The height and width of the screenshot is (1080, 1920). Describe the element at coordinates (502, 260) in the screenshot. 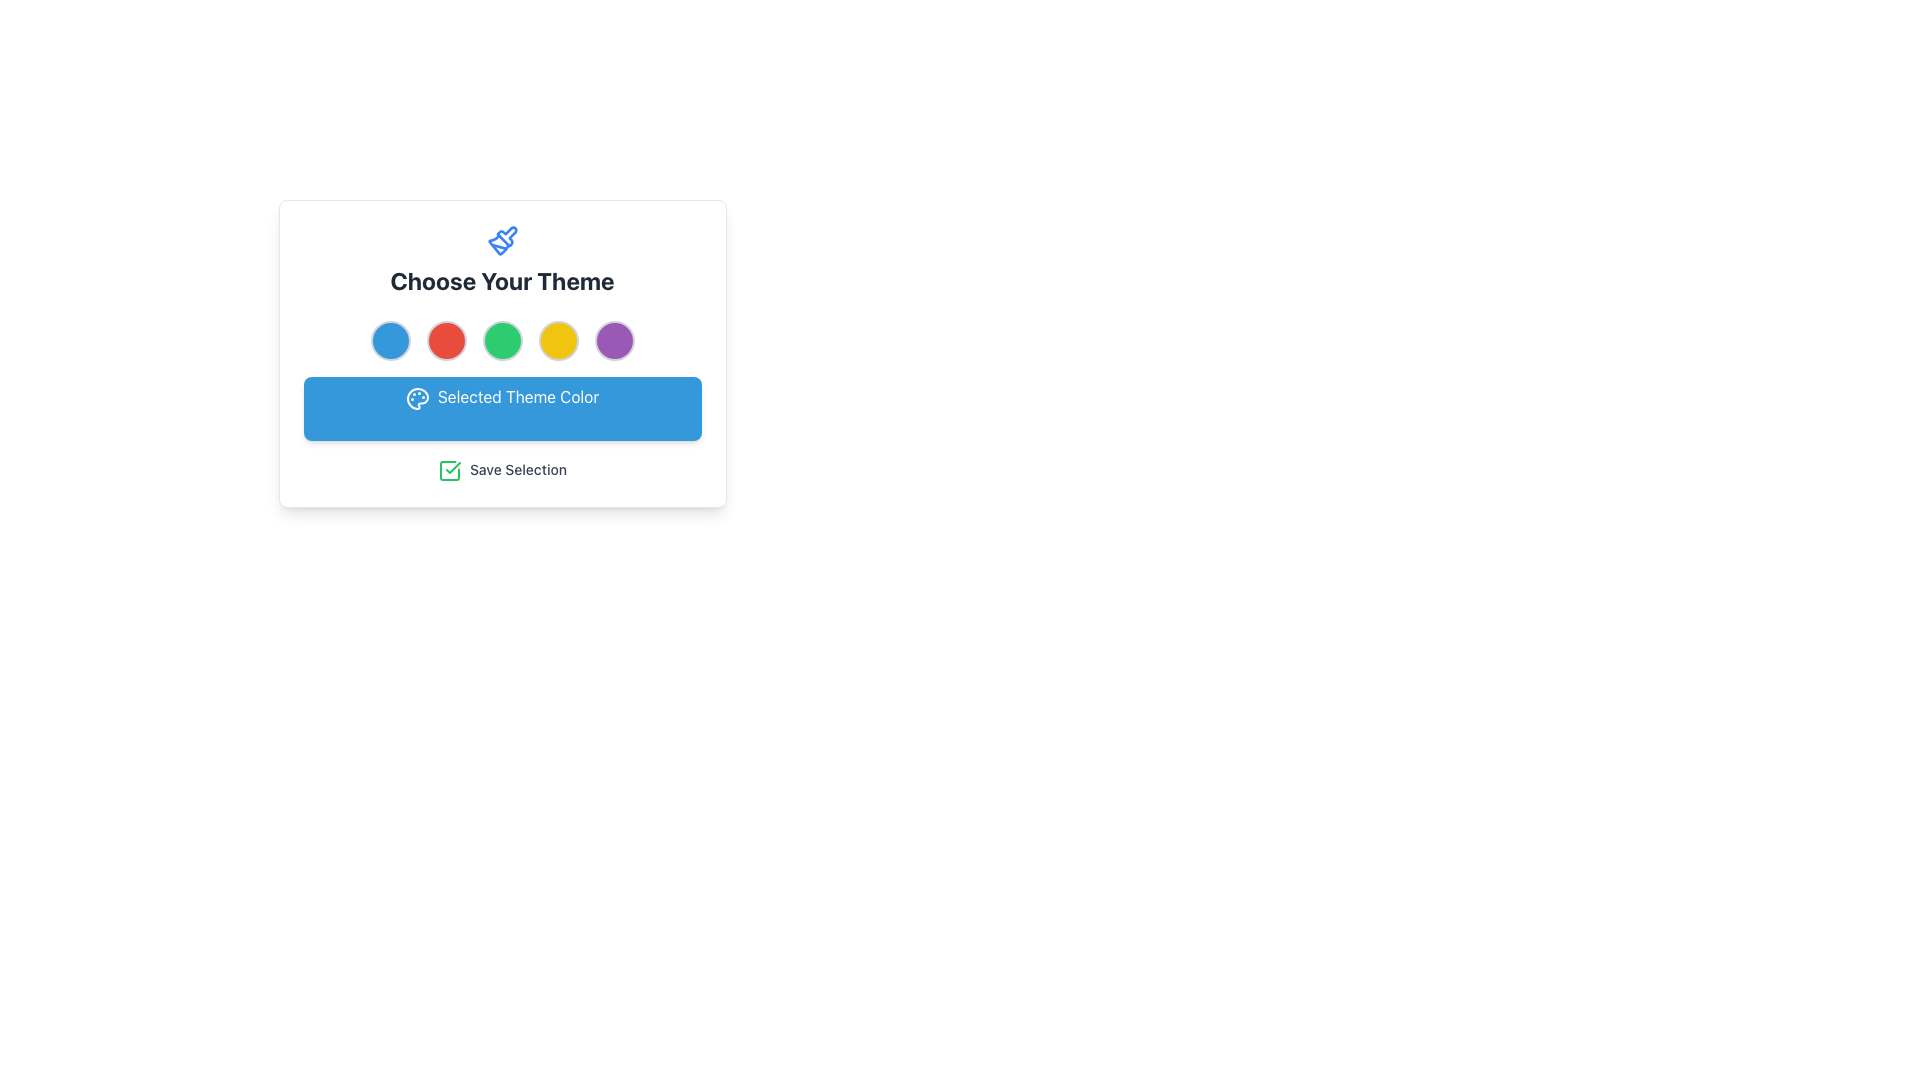

I see `the Title with Icon that displays 'Choose Your Theme', which features a blue-themed paintbrush icon above the text, located at the top of the card layout` at that location.